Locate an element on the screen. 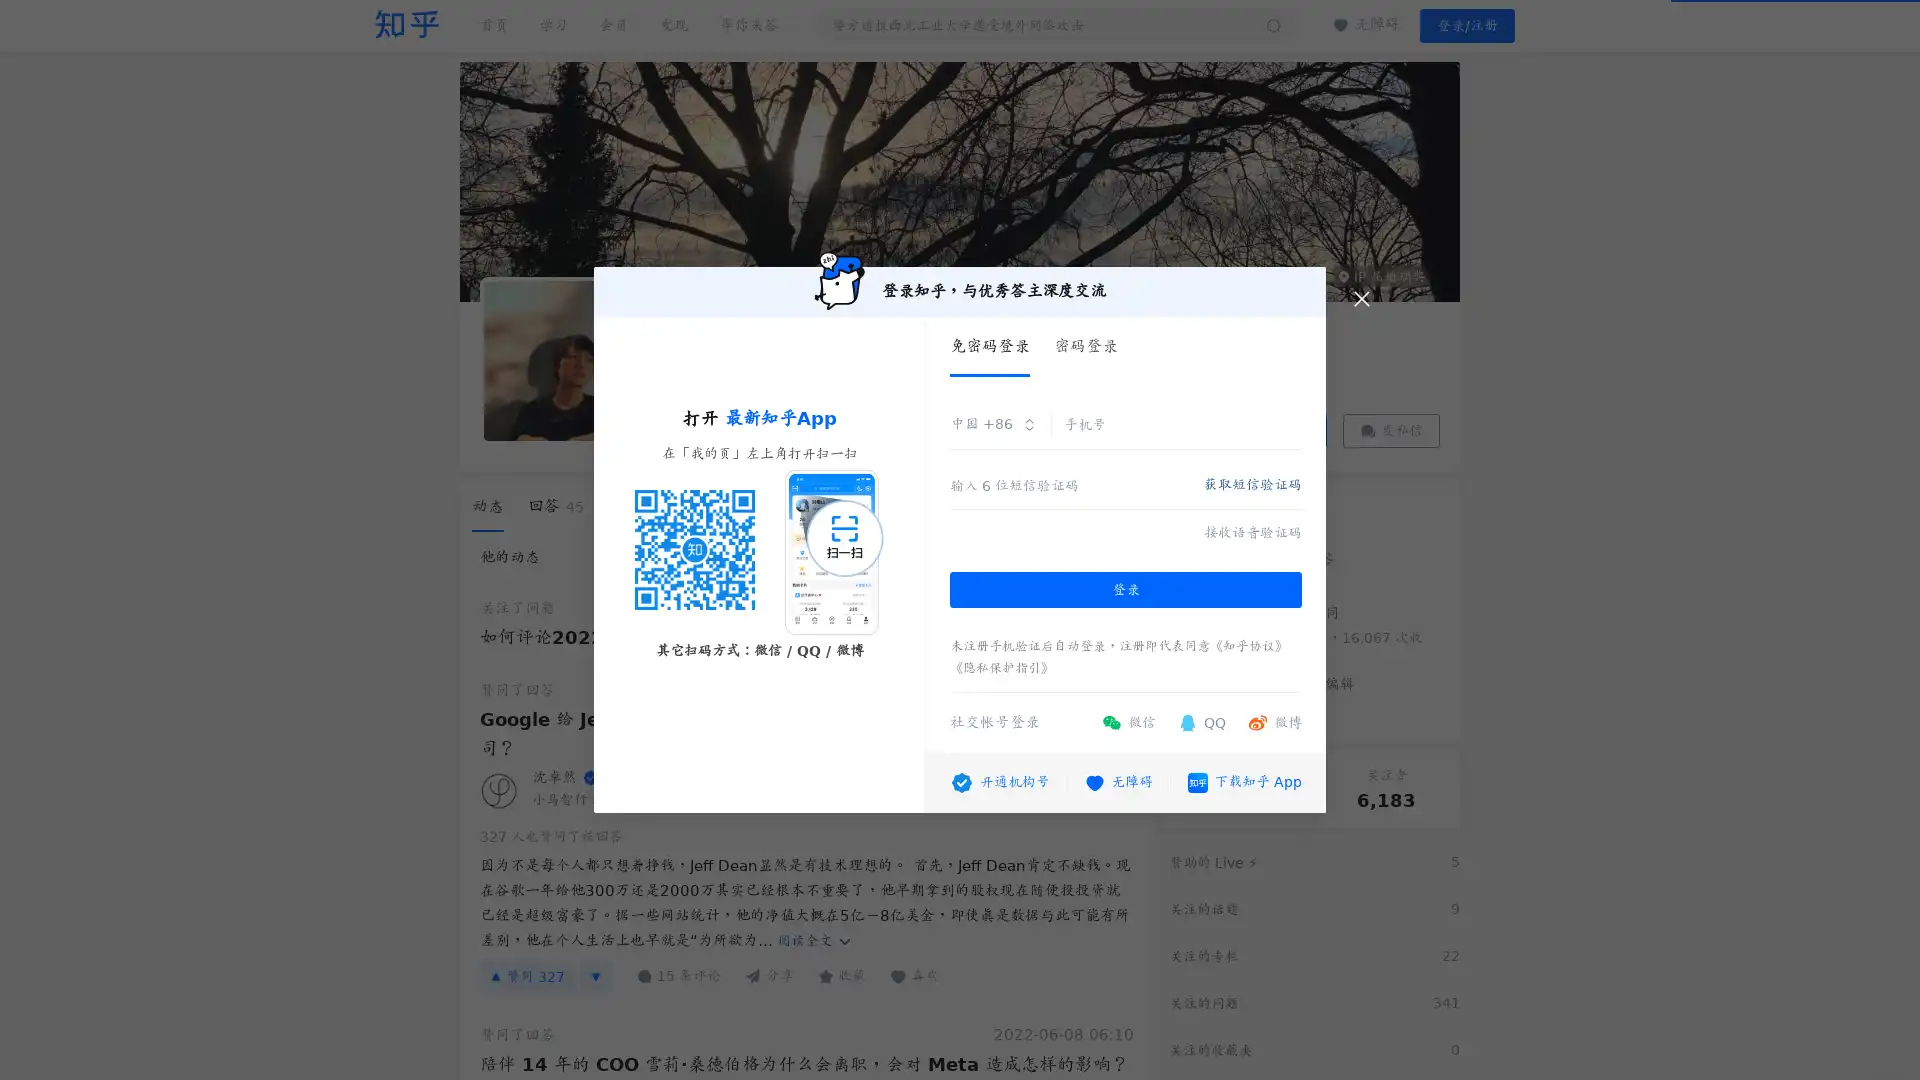  327 is located at coordinates (551, 835).